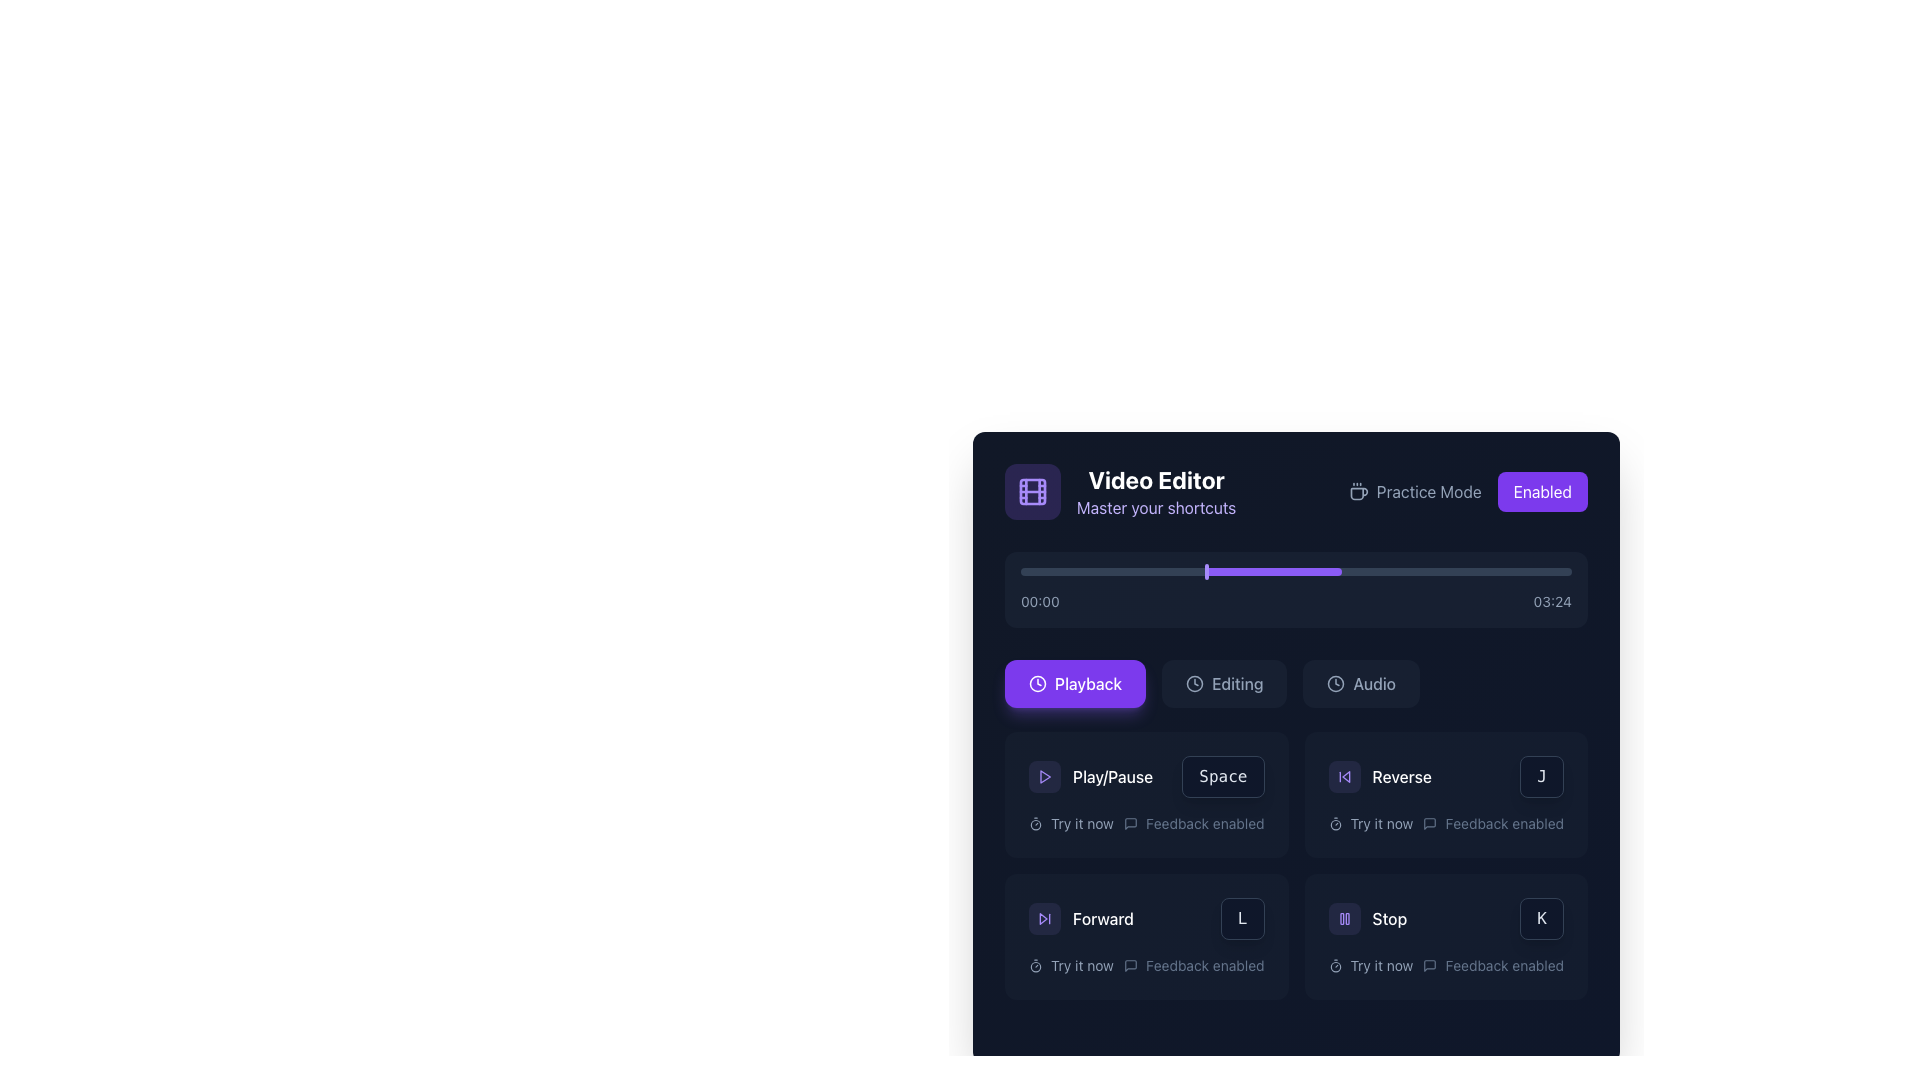  I want to click on the progress bar located centrally within the 'Video Editor' card to seek to a specific point, so click(1296, 589).